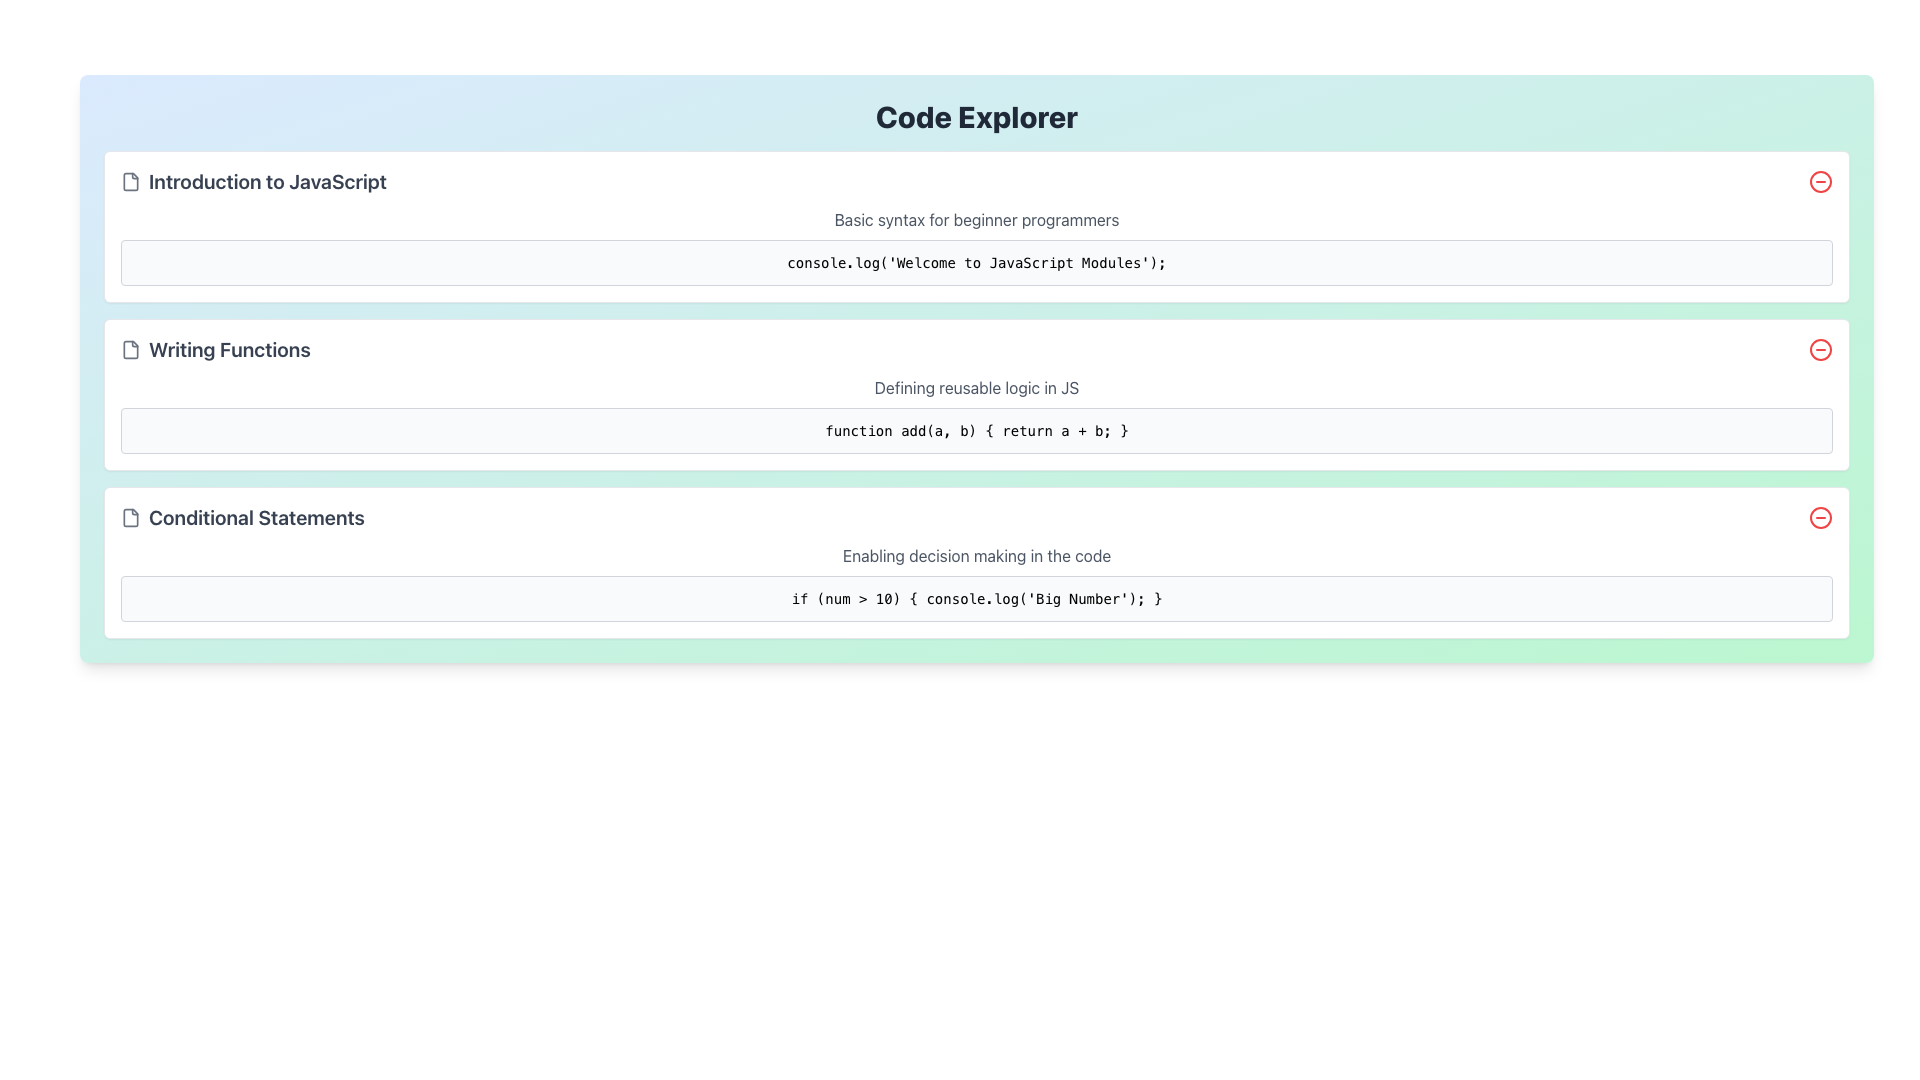 Image resolution: width=1920 pixels, height=1080 pixels. I want to click on the button located at the far-right region of the 'Conditional Statements' section's header bar, so click(1820, 516).